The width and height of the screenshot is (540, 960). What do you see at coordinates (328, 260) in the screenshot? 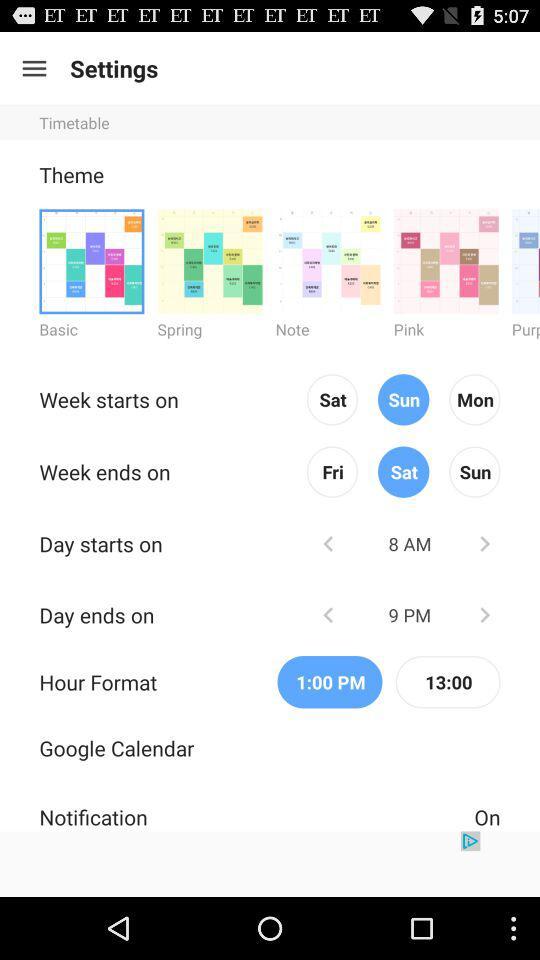
I see `theme for weakly chert button` at bounding box center [328, 260].